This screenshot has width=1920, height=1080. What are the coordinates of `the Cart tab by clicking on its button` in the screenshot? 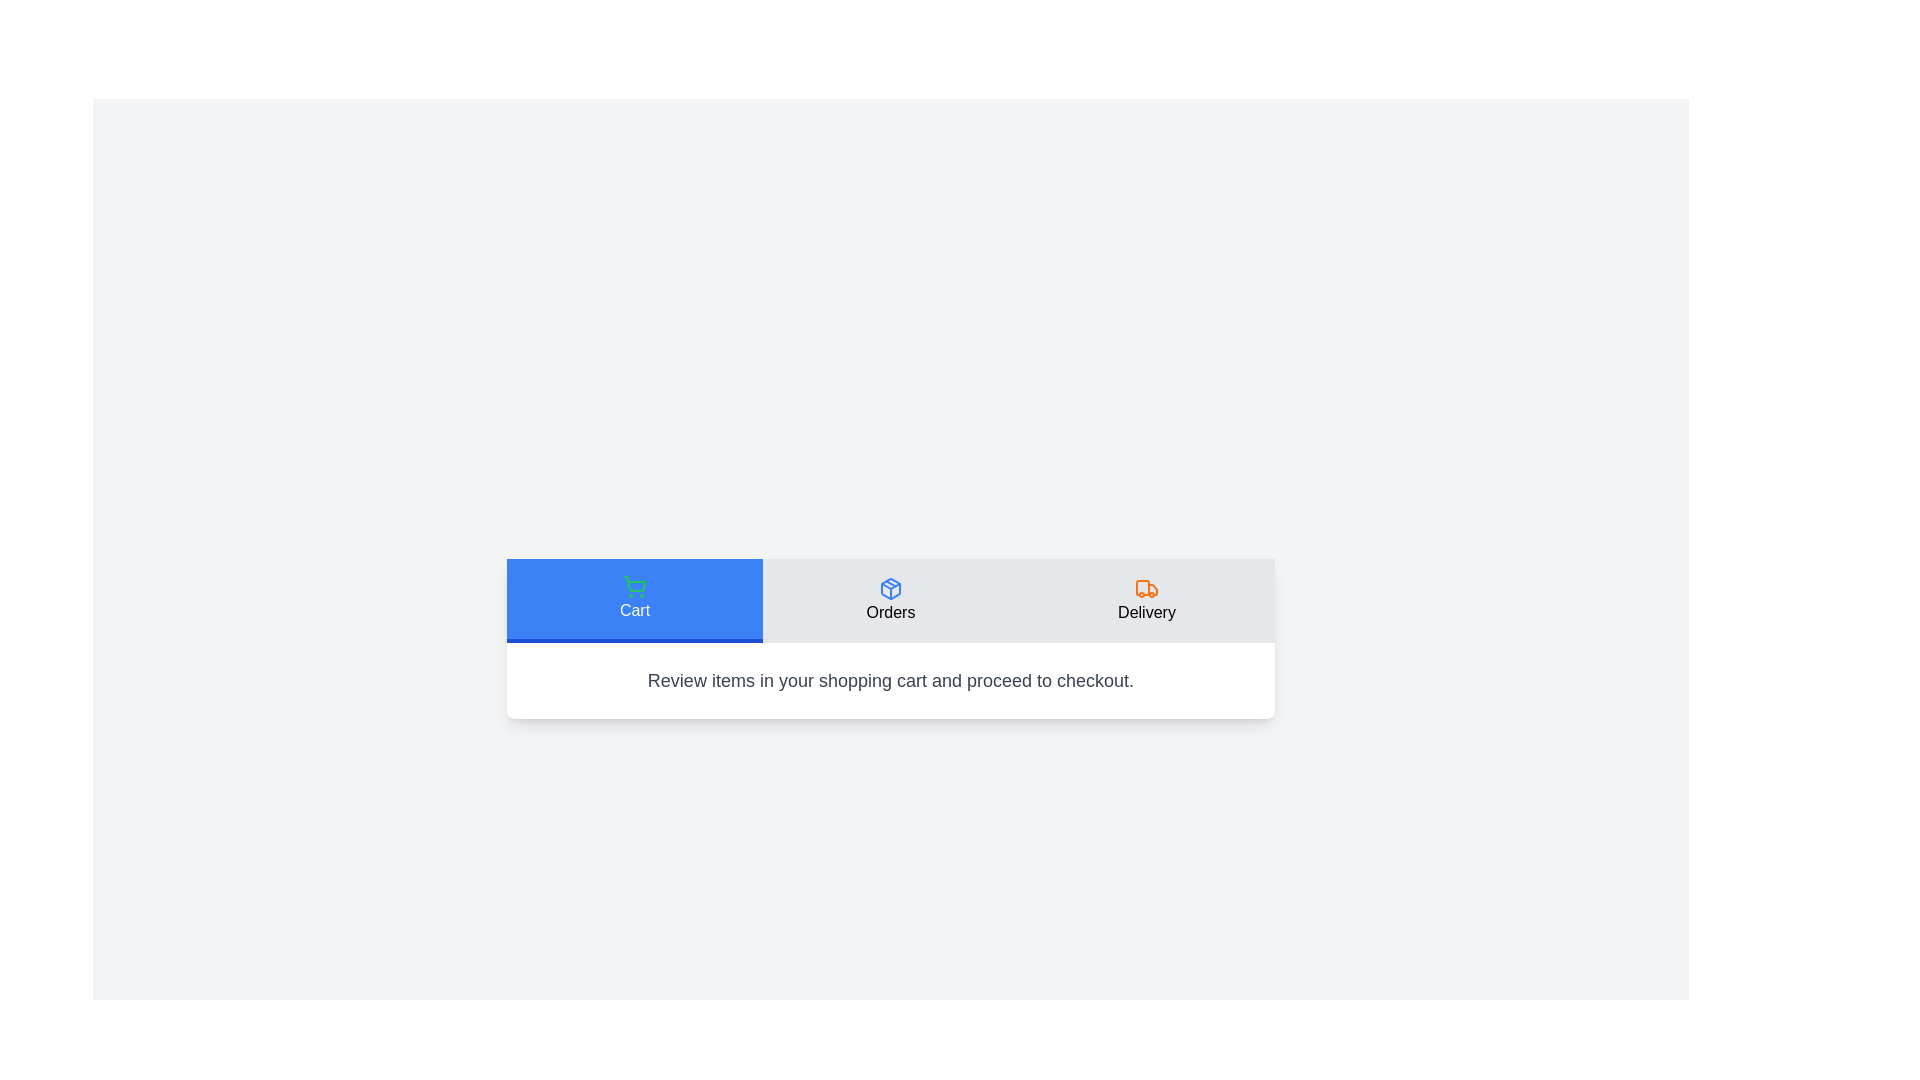 It's located at (633, 600).